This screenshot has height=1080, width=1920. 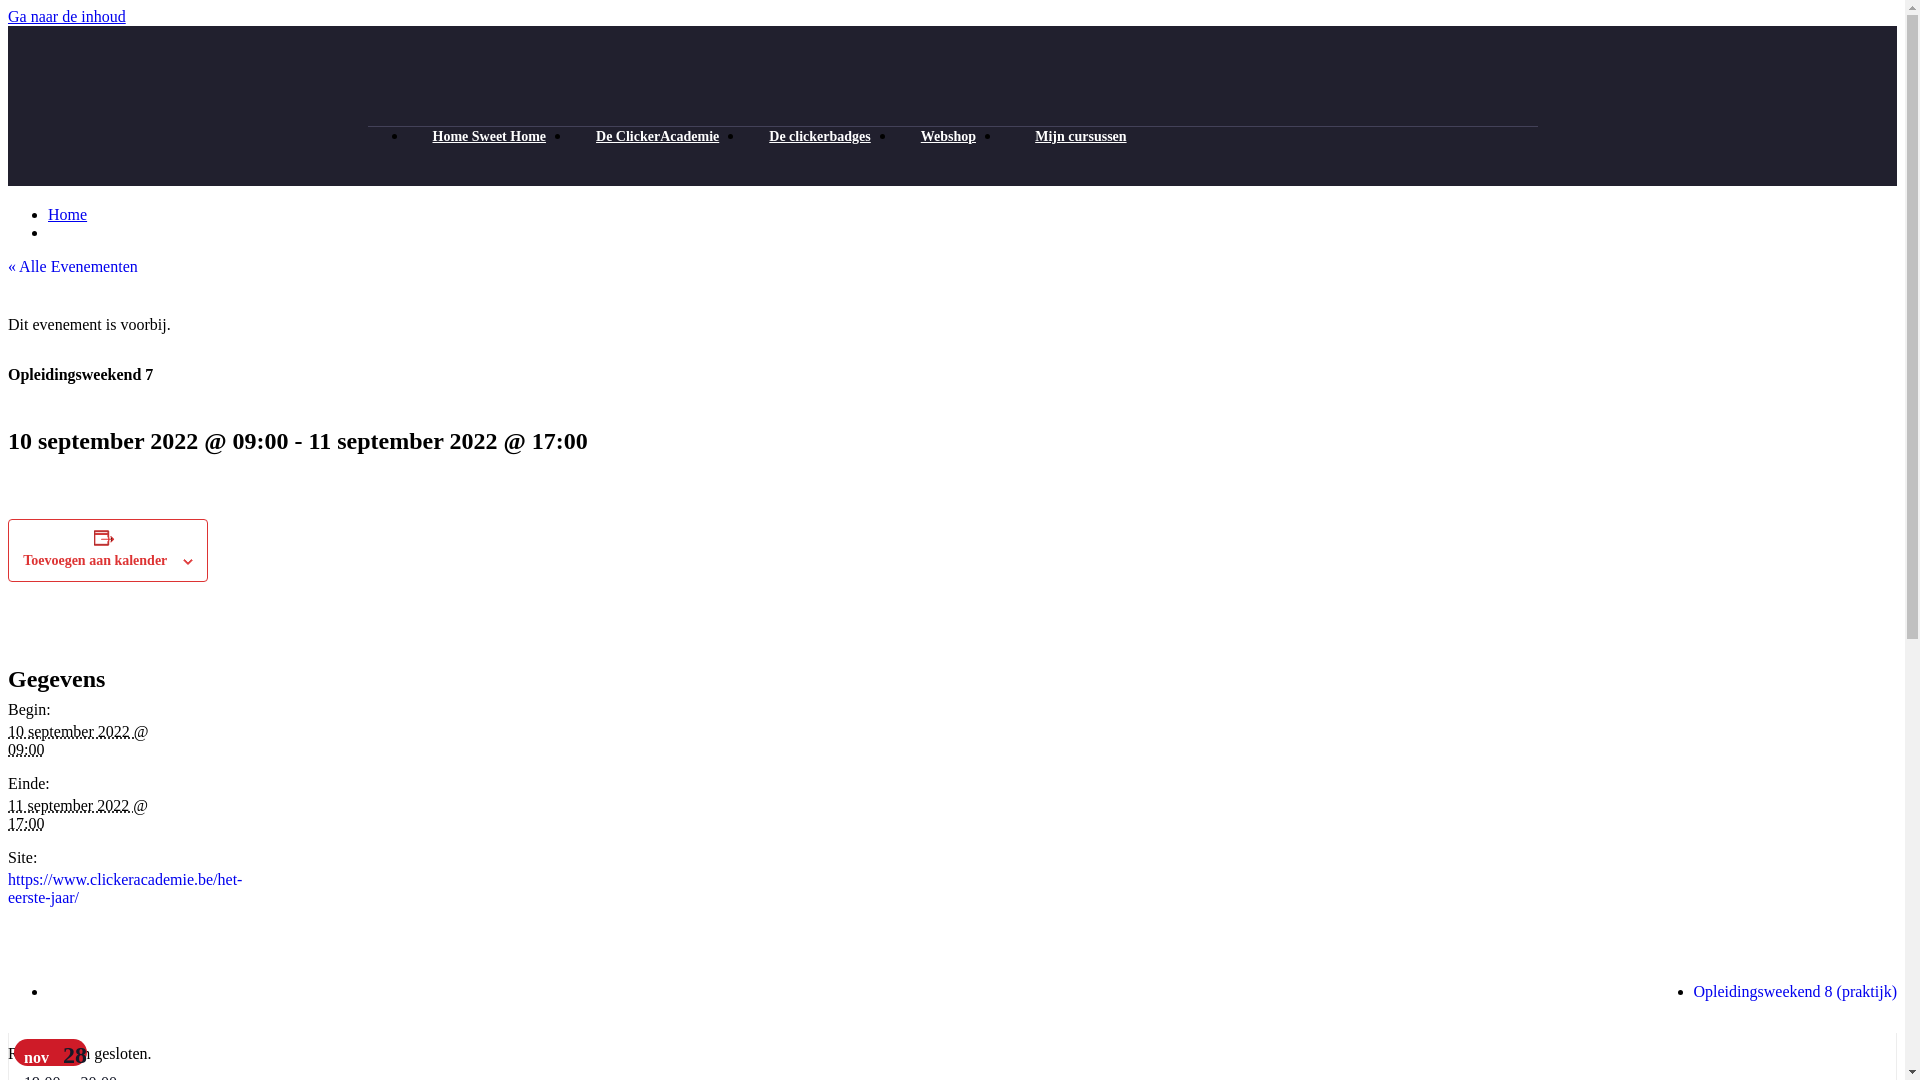 What do you see at coordinates (819, 135) in the screenshot?
I see `'De clickerbadges'` at bounding box center [819, 135].